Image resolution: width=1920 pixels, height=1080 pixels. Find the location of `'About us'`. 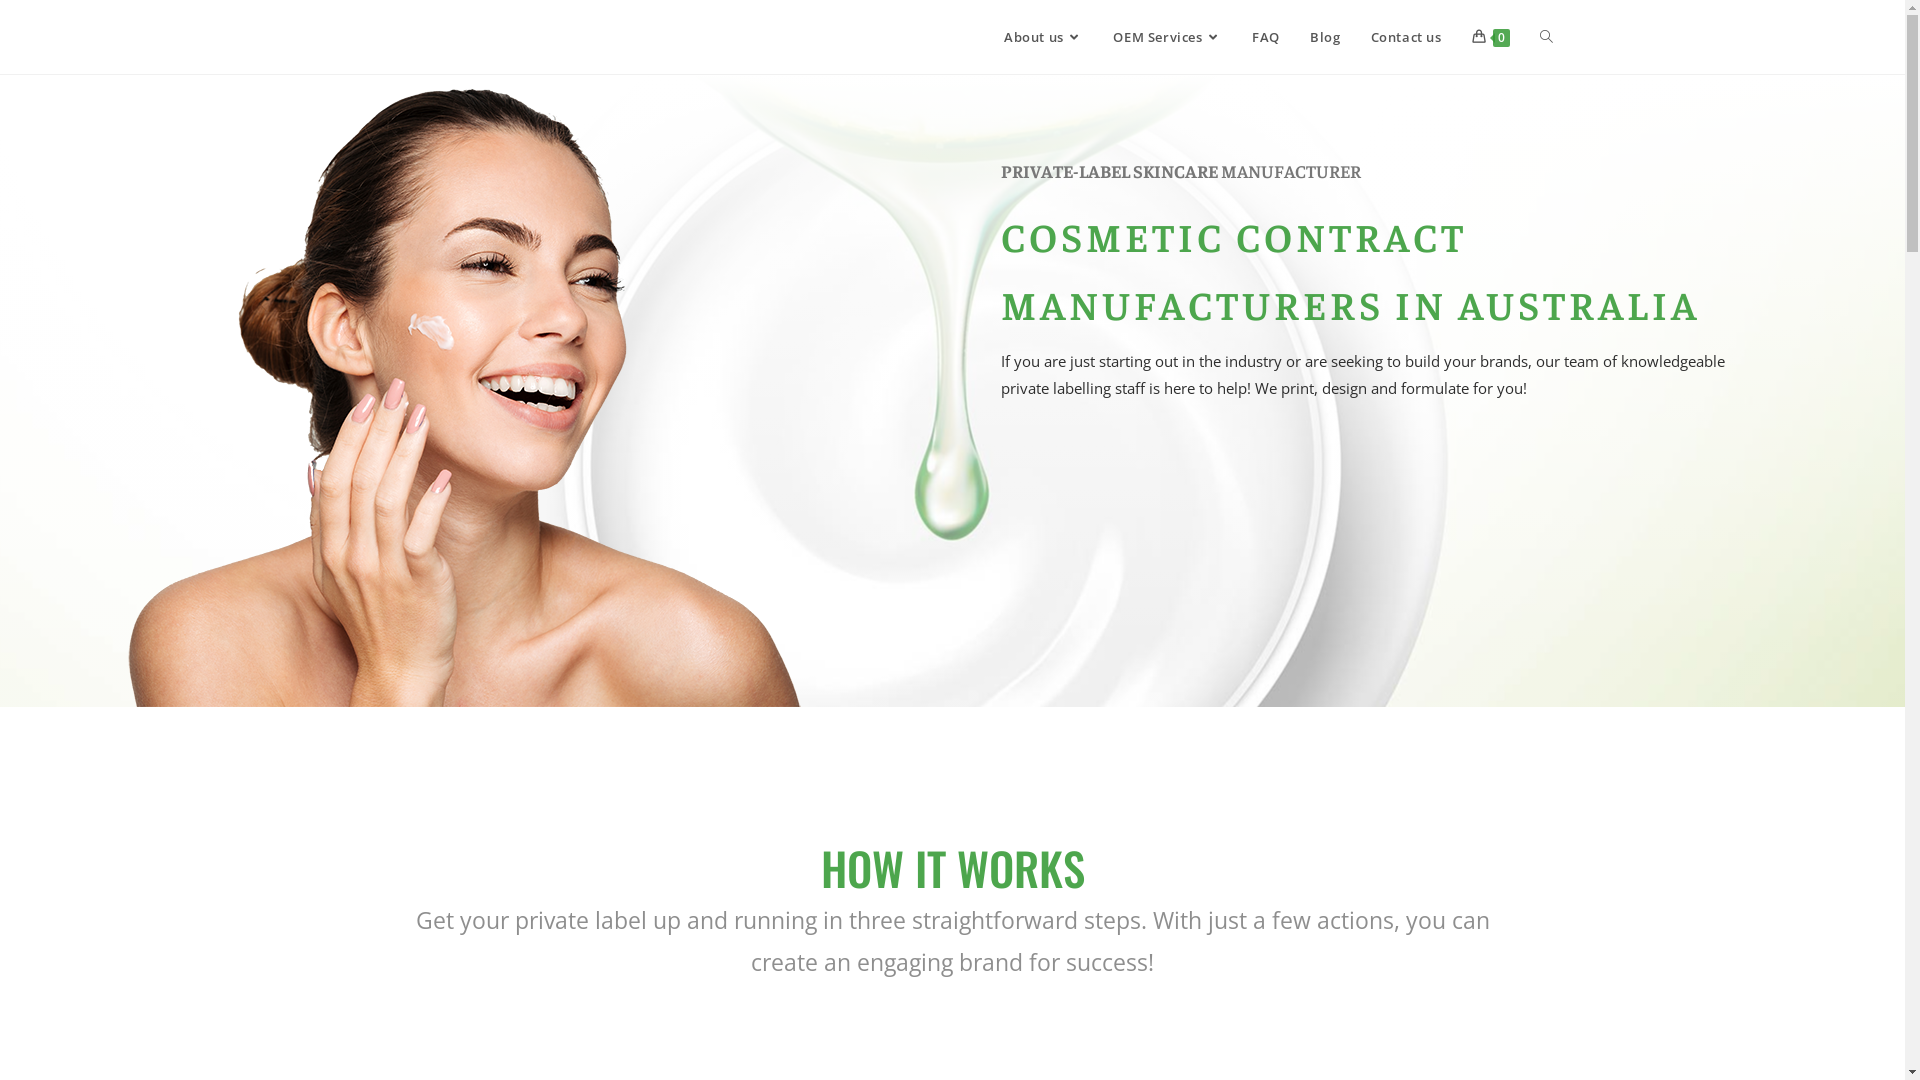

'About us' is located at coordinates (1042, 37).